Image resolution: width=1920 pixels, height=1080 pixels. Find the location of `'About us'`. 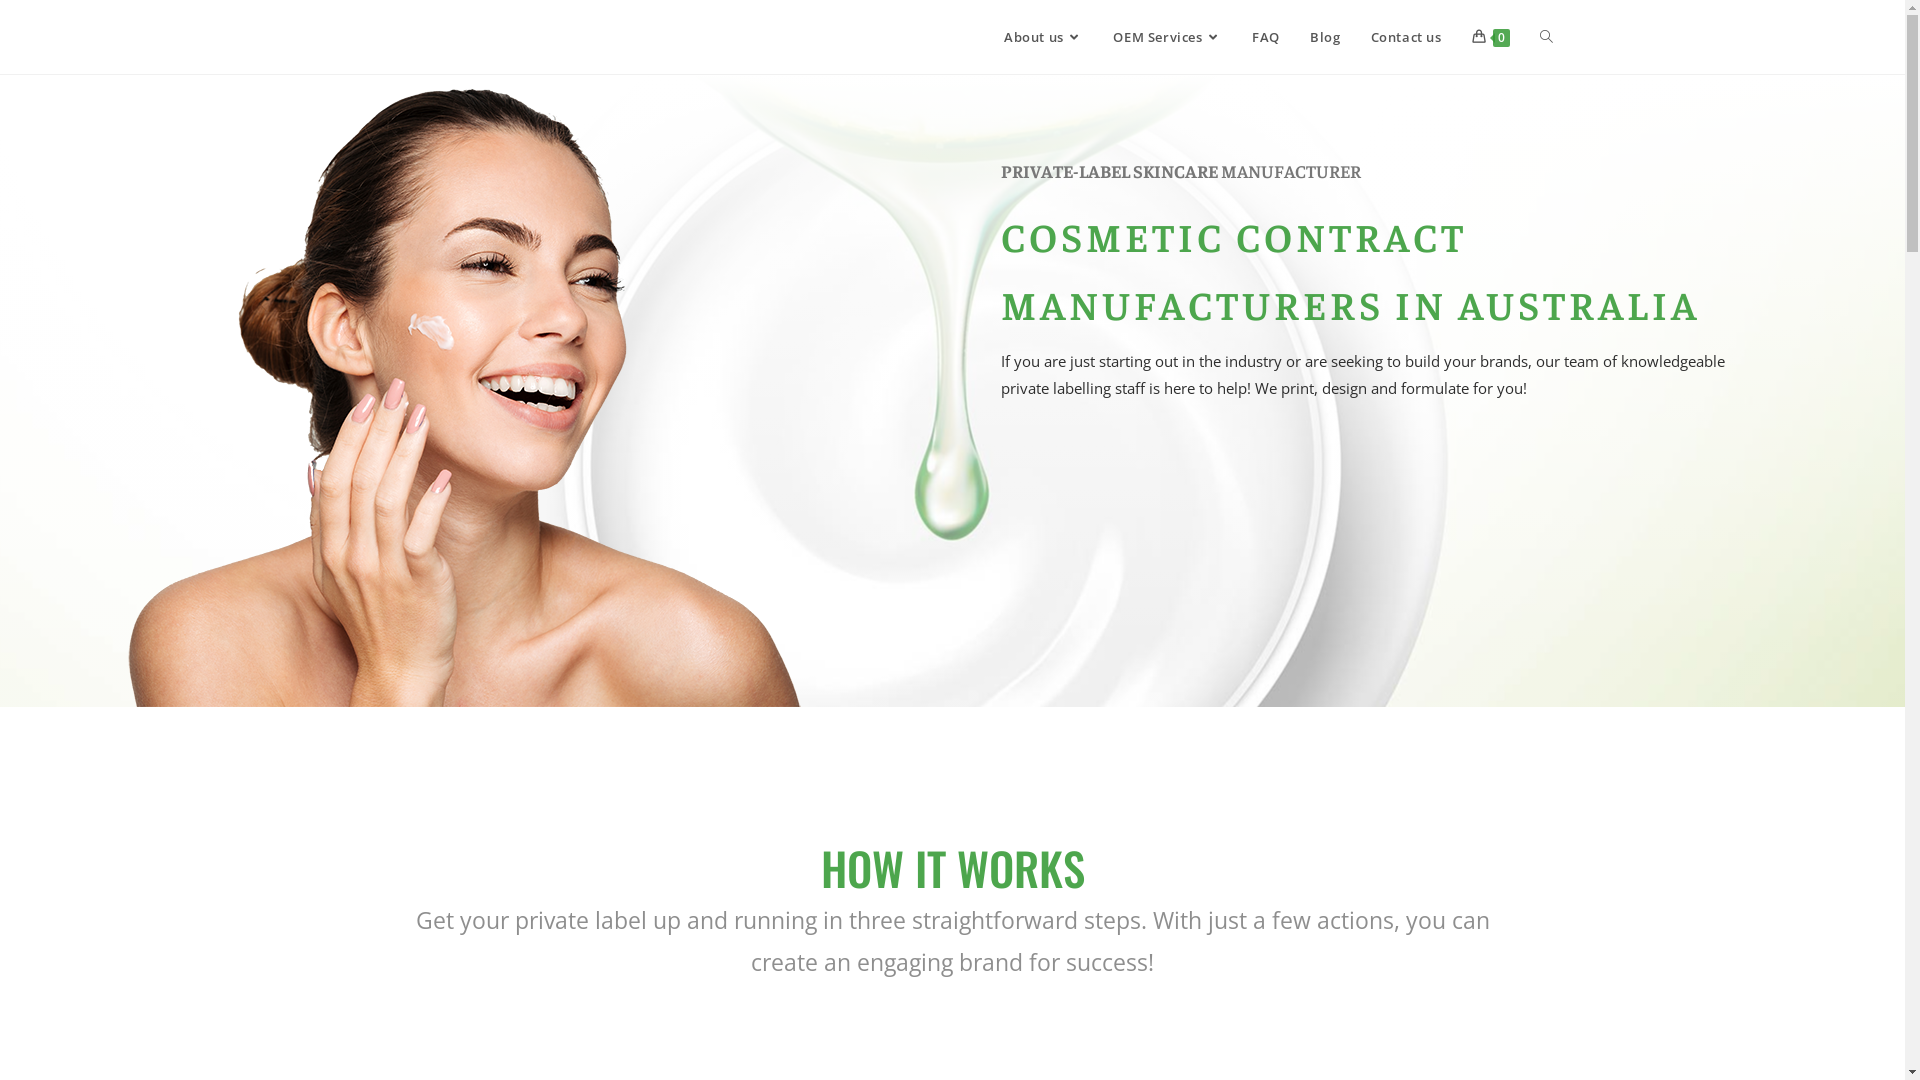

'About us' is located at coordinates (1042, 37).